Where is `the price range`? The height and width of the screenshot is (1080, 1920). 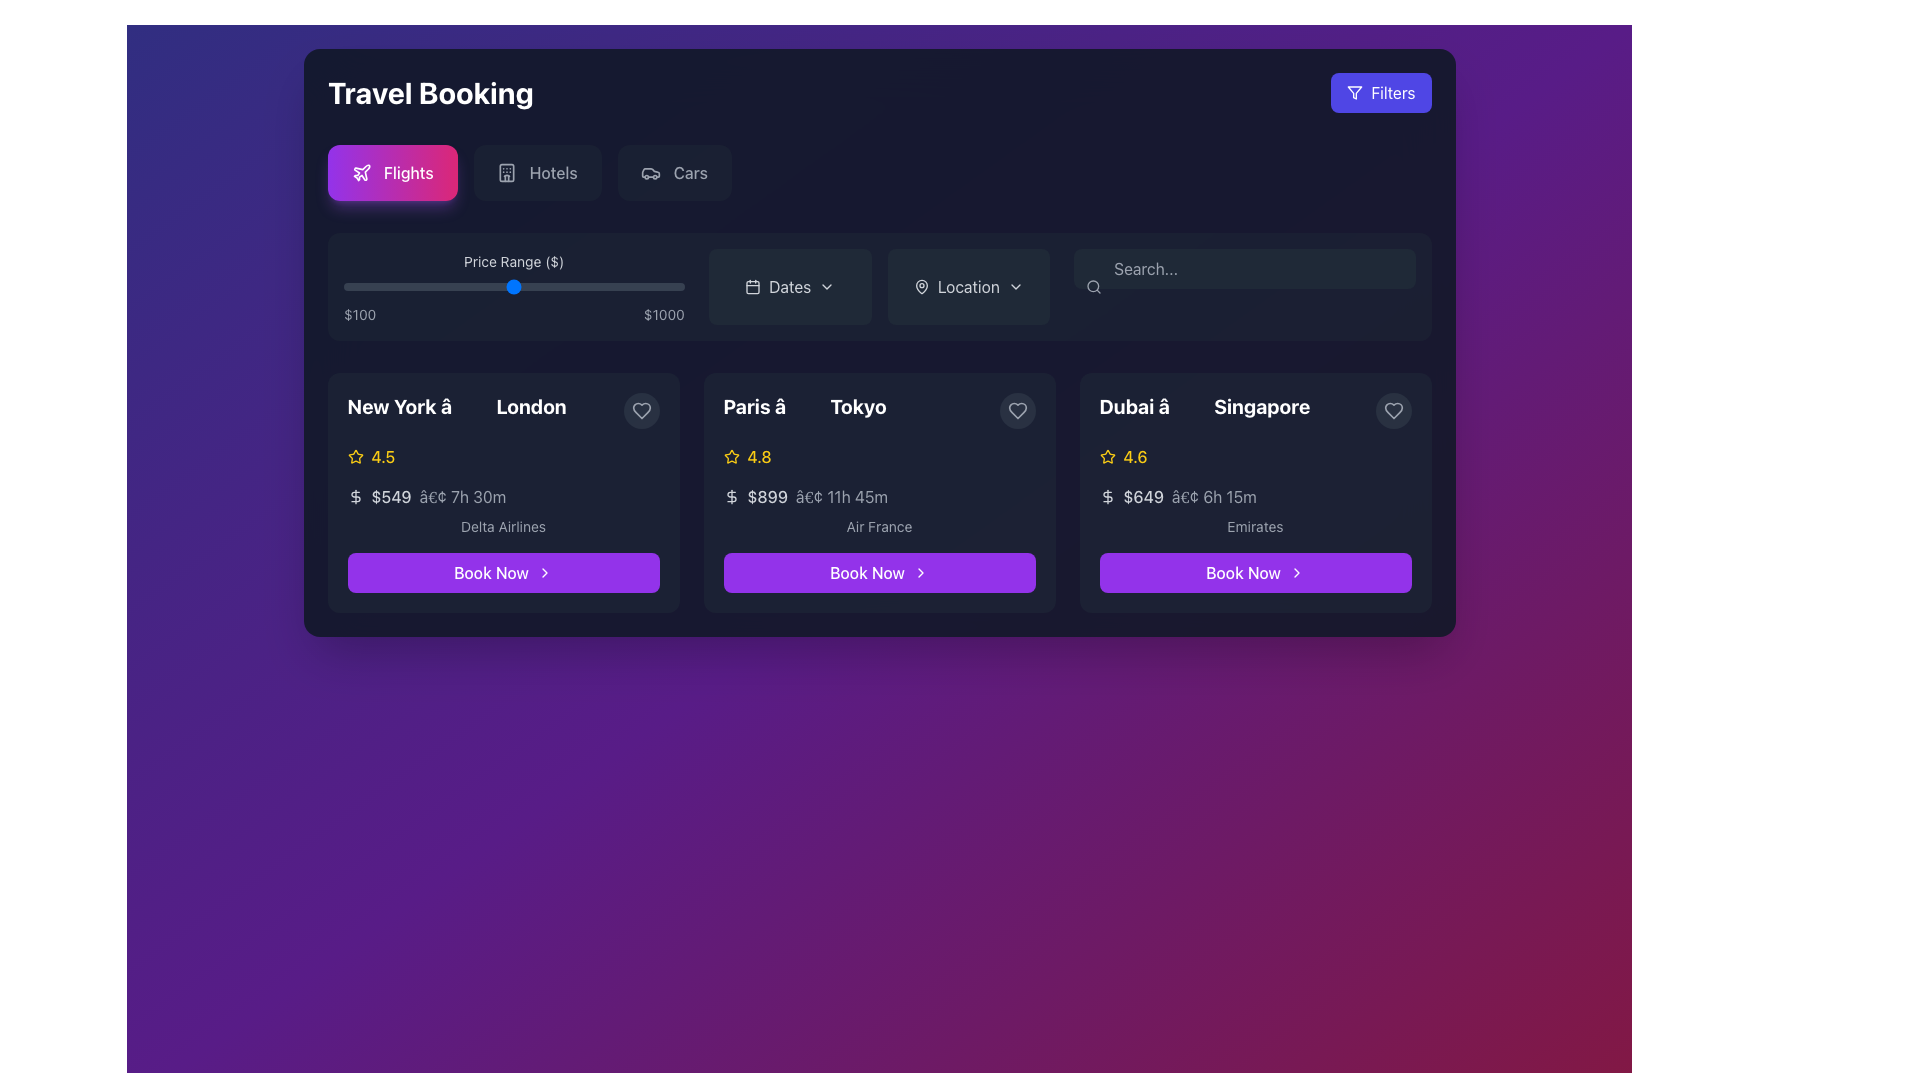 the price range is located at coordinates (415, 286).